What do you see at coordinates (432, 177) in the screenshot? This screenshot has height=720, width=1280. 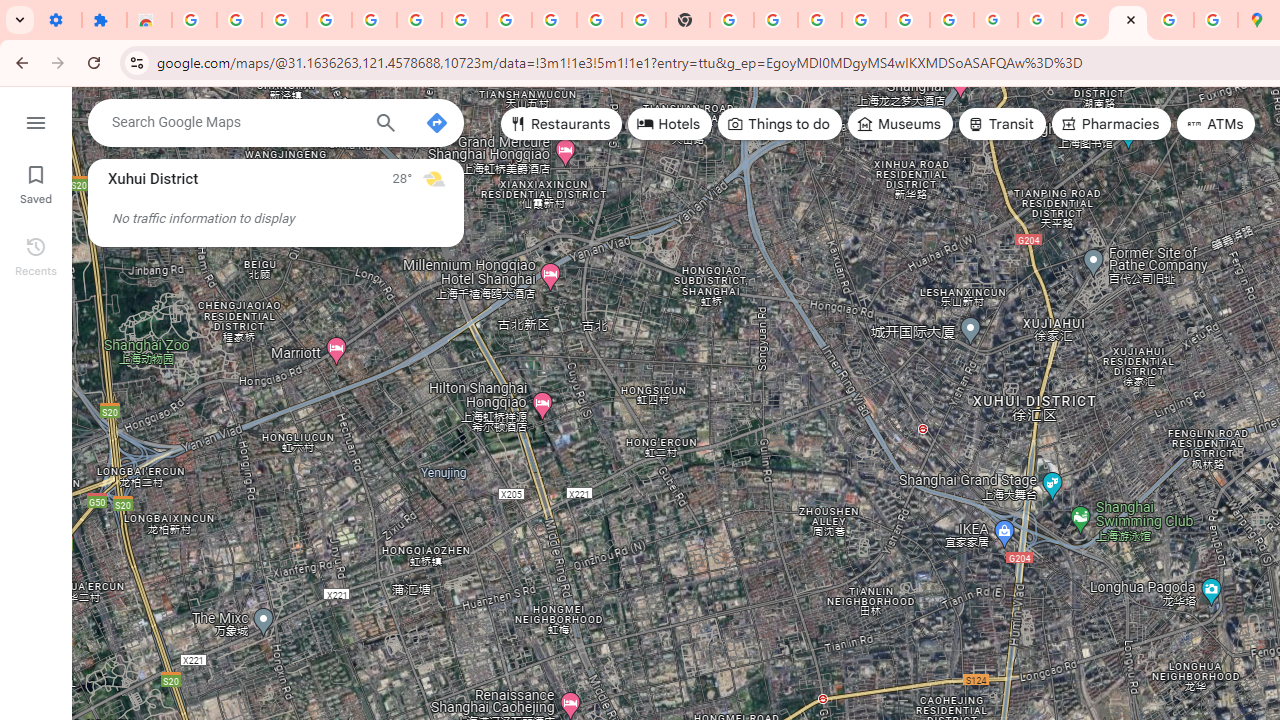 I see `'Partly cloudy'` at bounding box center [432, 177].